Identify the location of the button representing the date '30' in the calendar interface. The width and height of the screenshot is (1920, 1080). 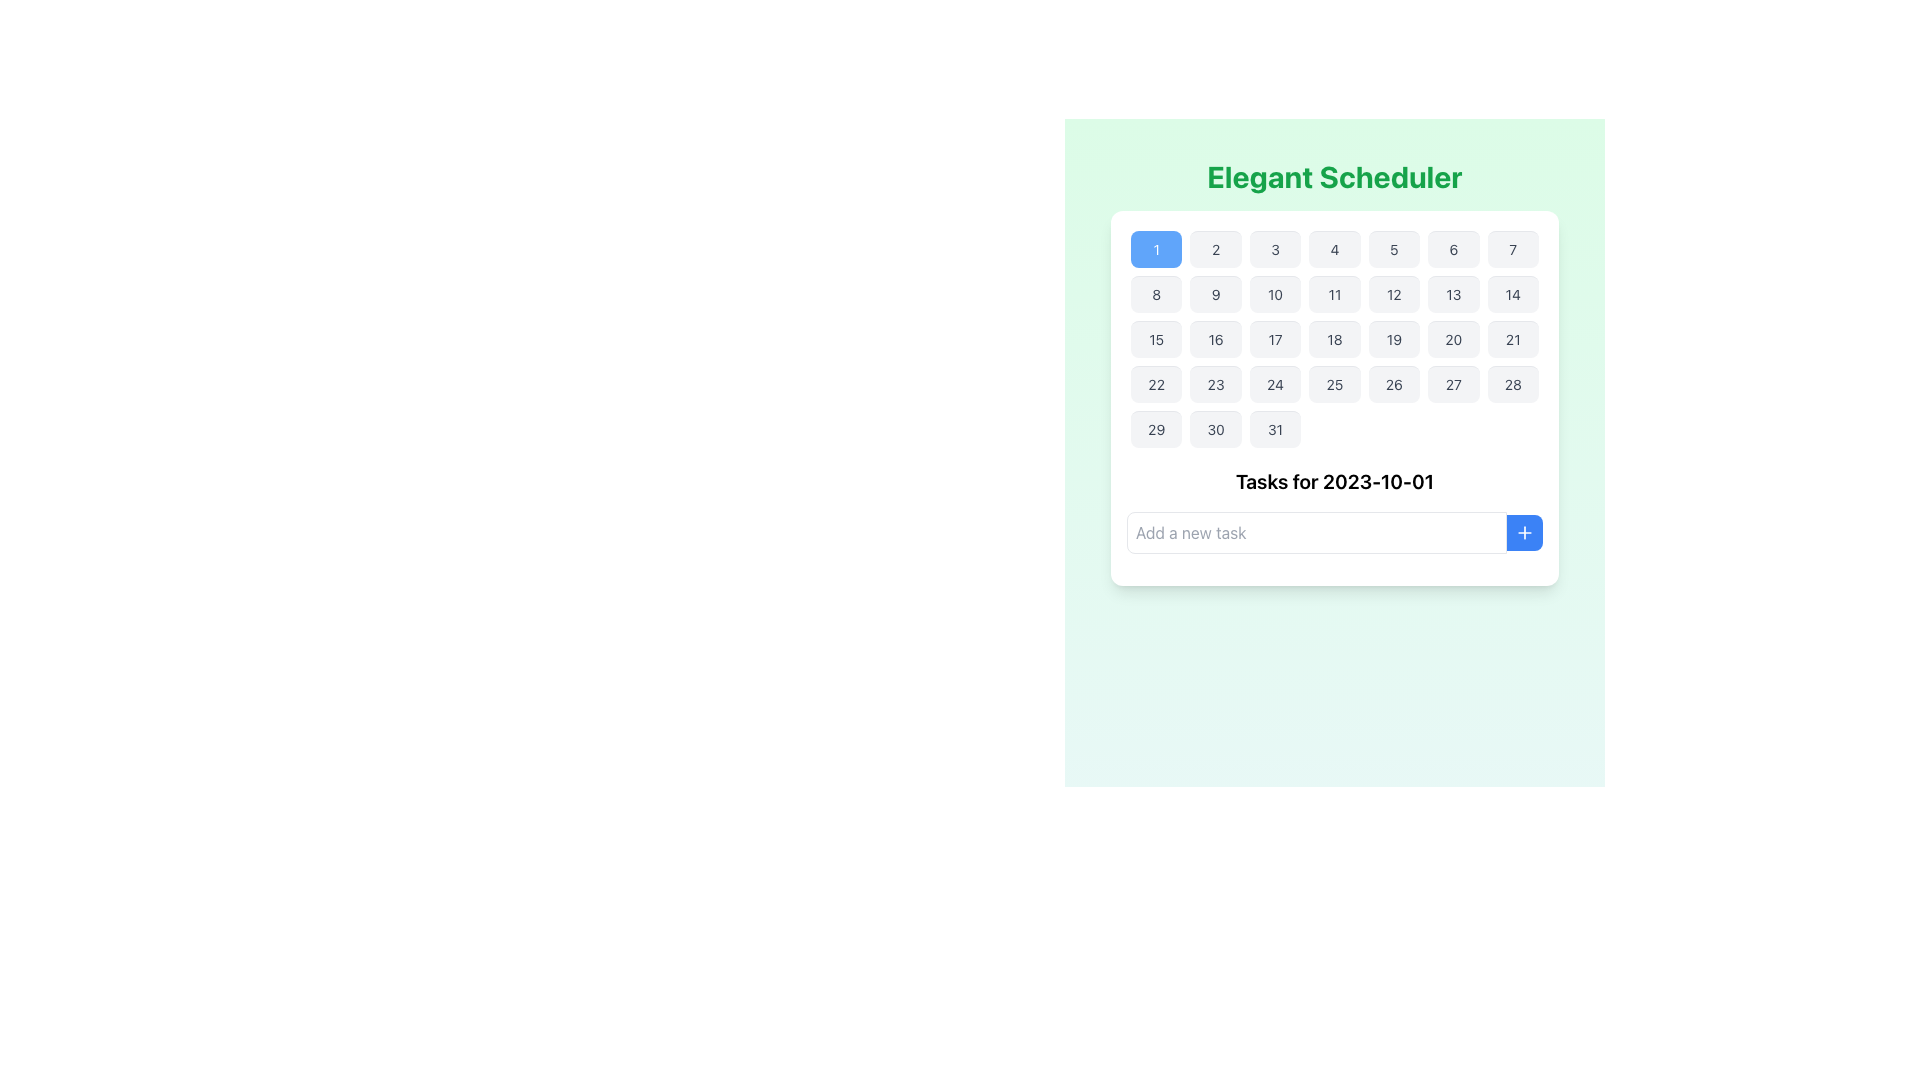
(1215, 428).